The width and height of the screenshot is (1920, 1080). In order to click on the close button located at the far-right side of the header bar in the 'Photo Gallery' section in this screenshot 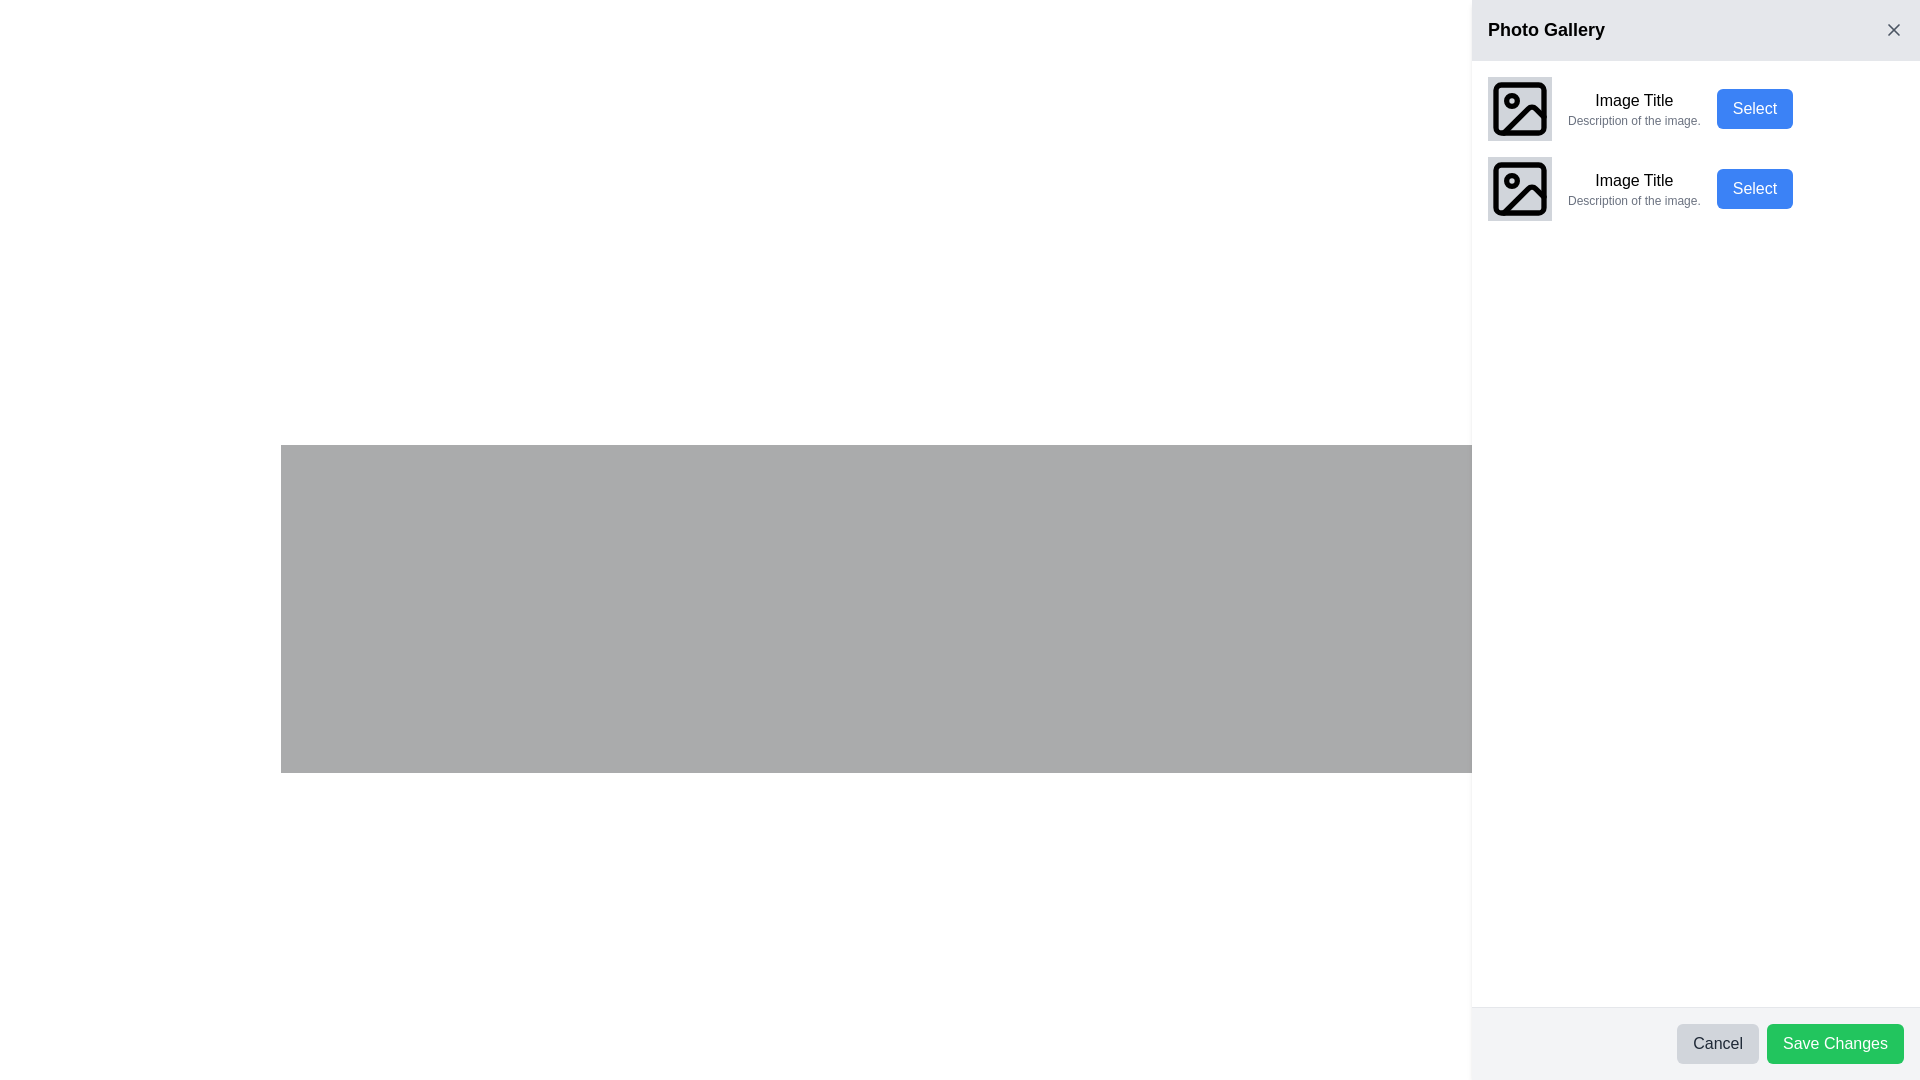, I will do `click(1893, 30)`.